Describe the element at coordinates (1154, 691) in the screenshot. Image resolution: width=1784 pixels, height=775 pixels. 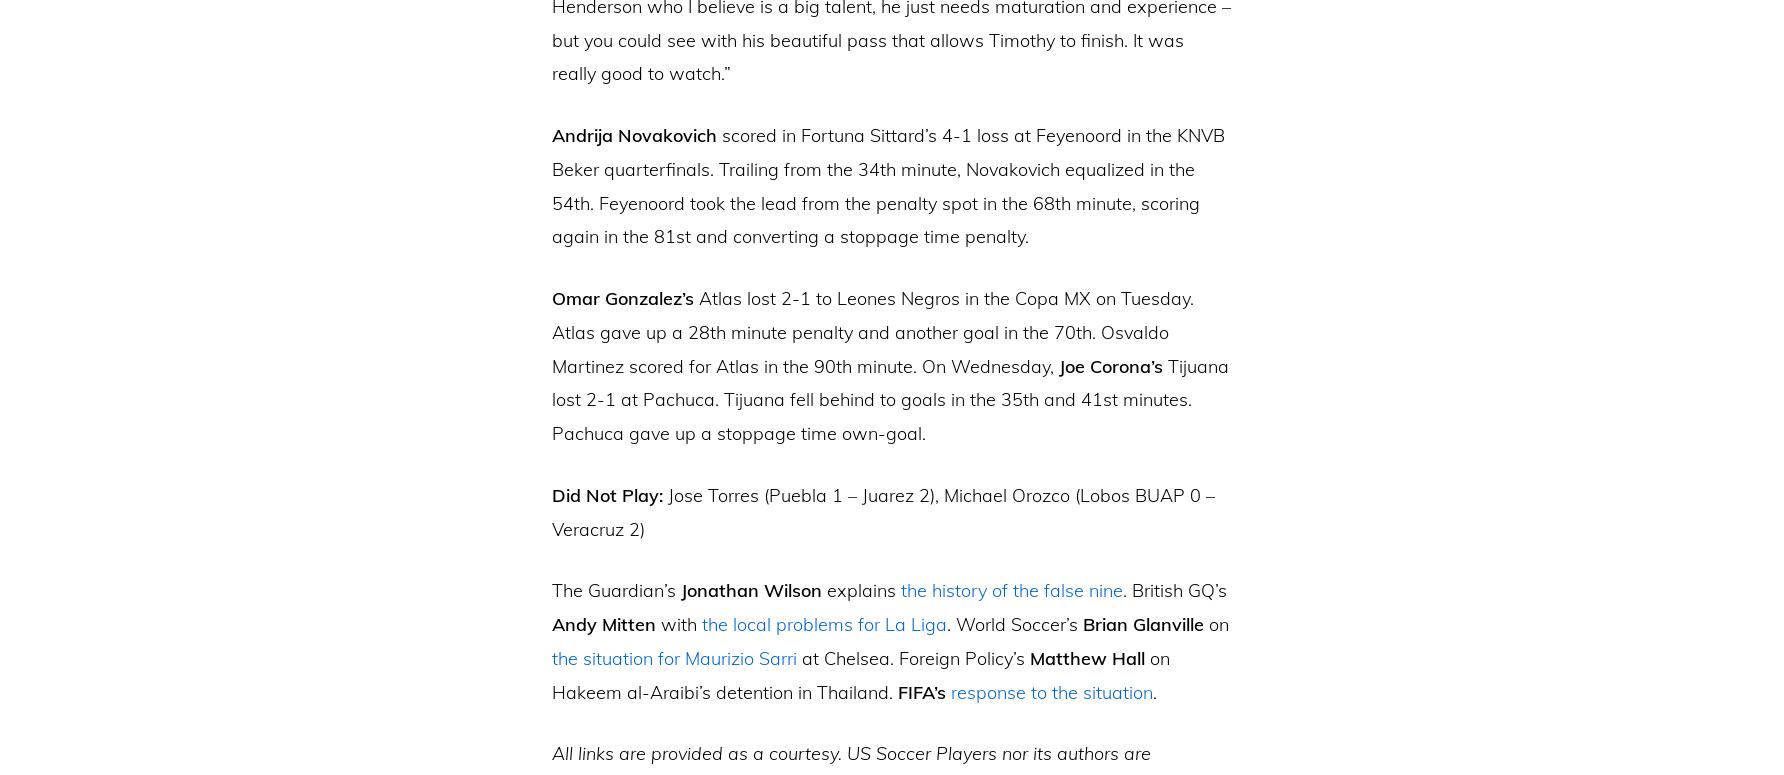
I see `'.'` at that location.